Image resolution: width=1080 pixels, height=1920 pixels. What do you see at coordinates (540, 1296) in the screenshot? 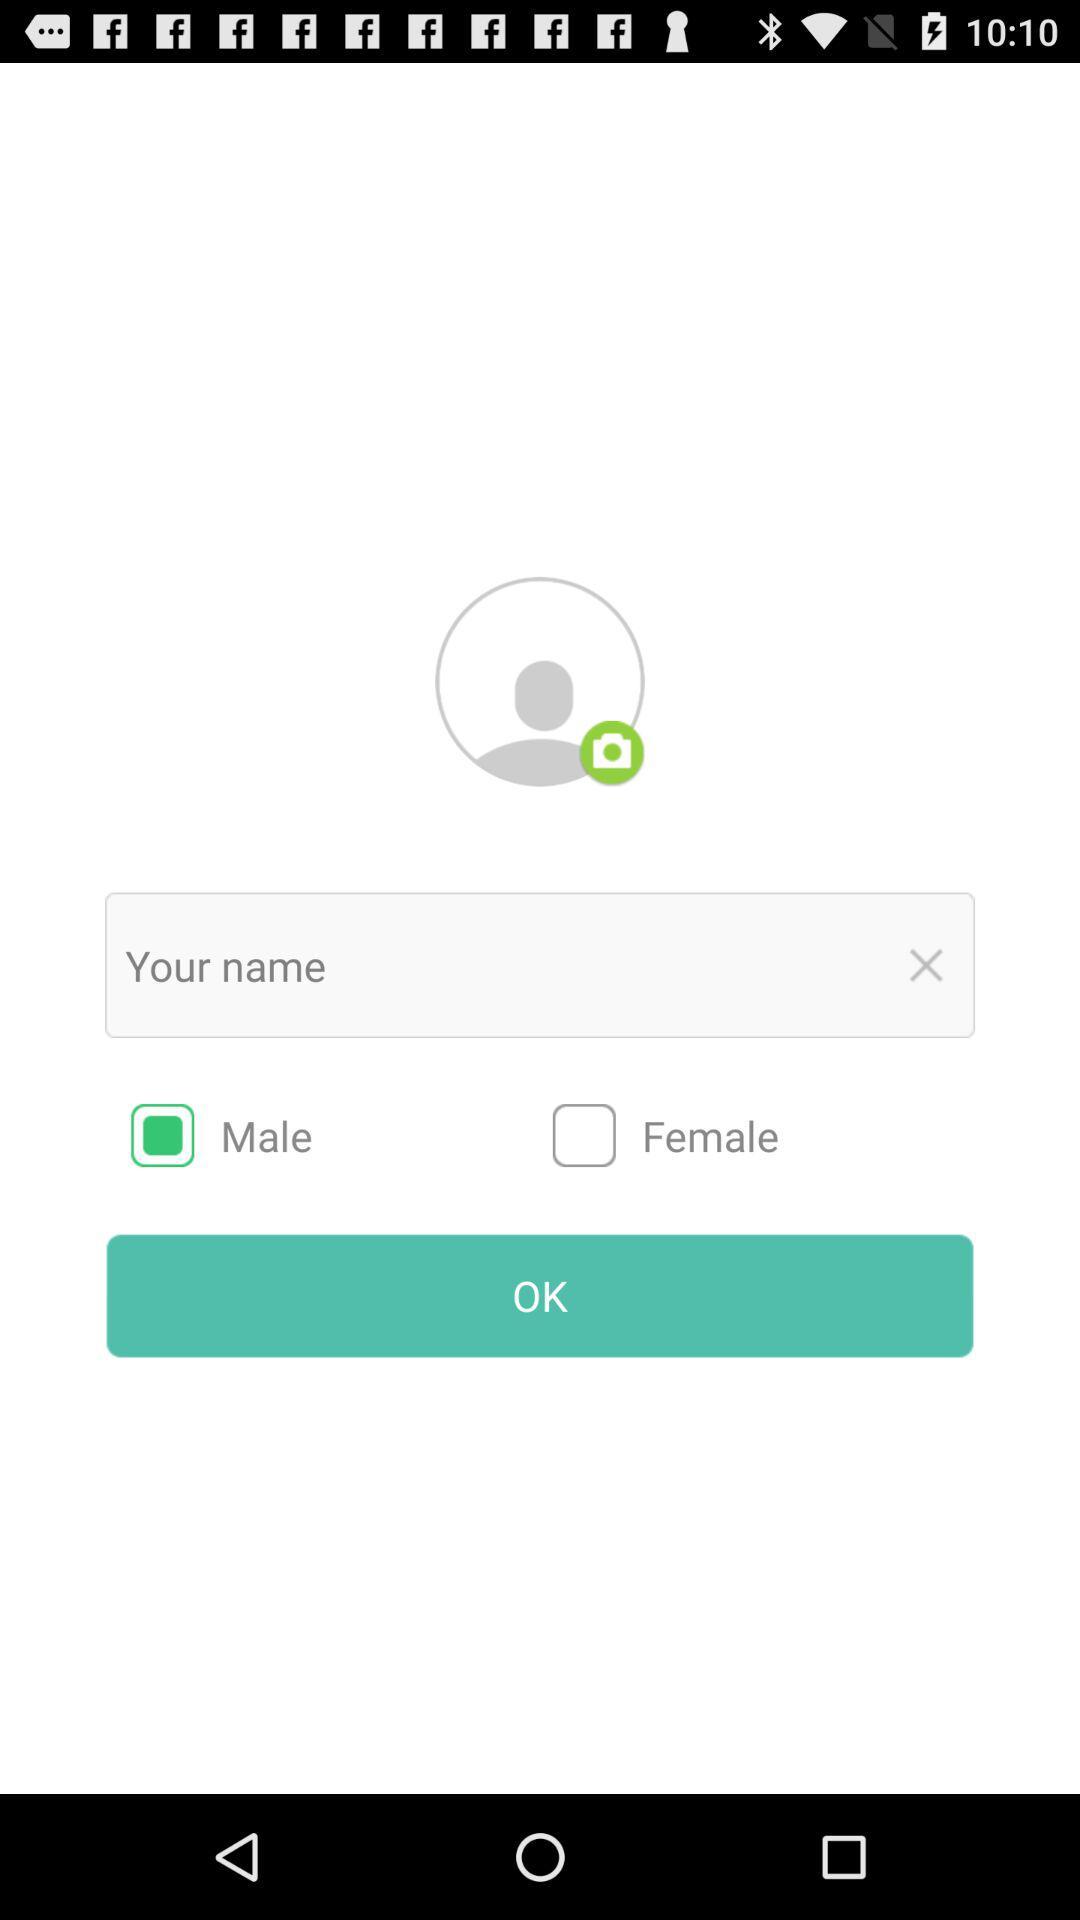
I see `the ok button` at bounding box center [540, 1296].